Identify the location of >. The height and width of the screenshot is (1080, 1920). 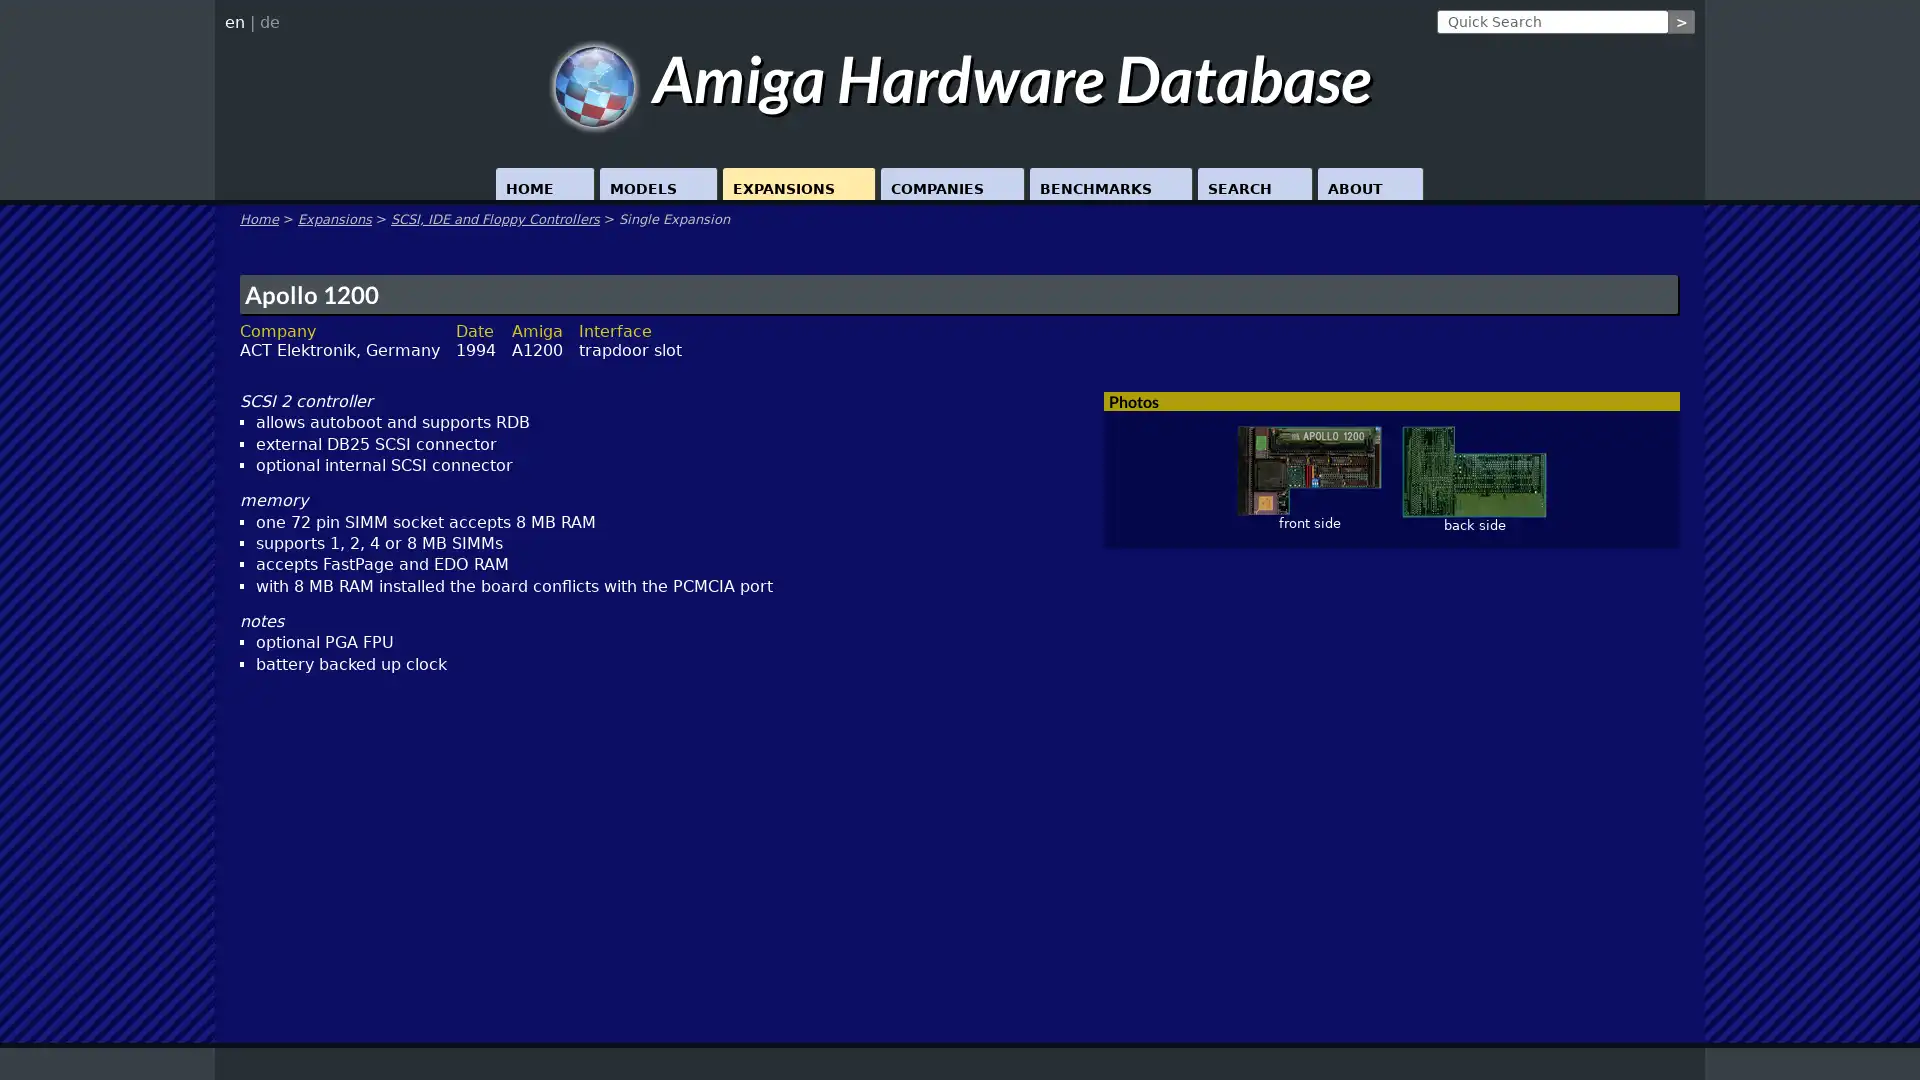
(1680, 22).